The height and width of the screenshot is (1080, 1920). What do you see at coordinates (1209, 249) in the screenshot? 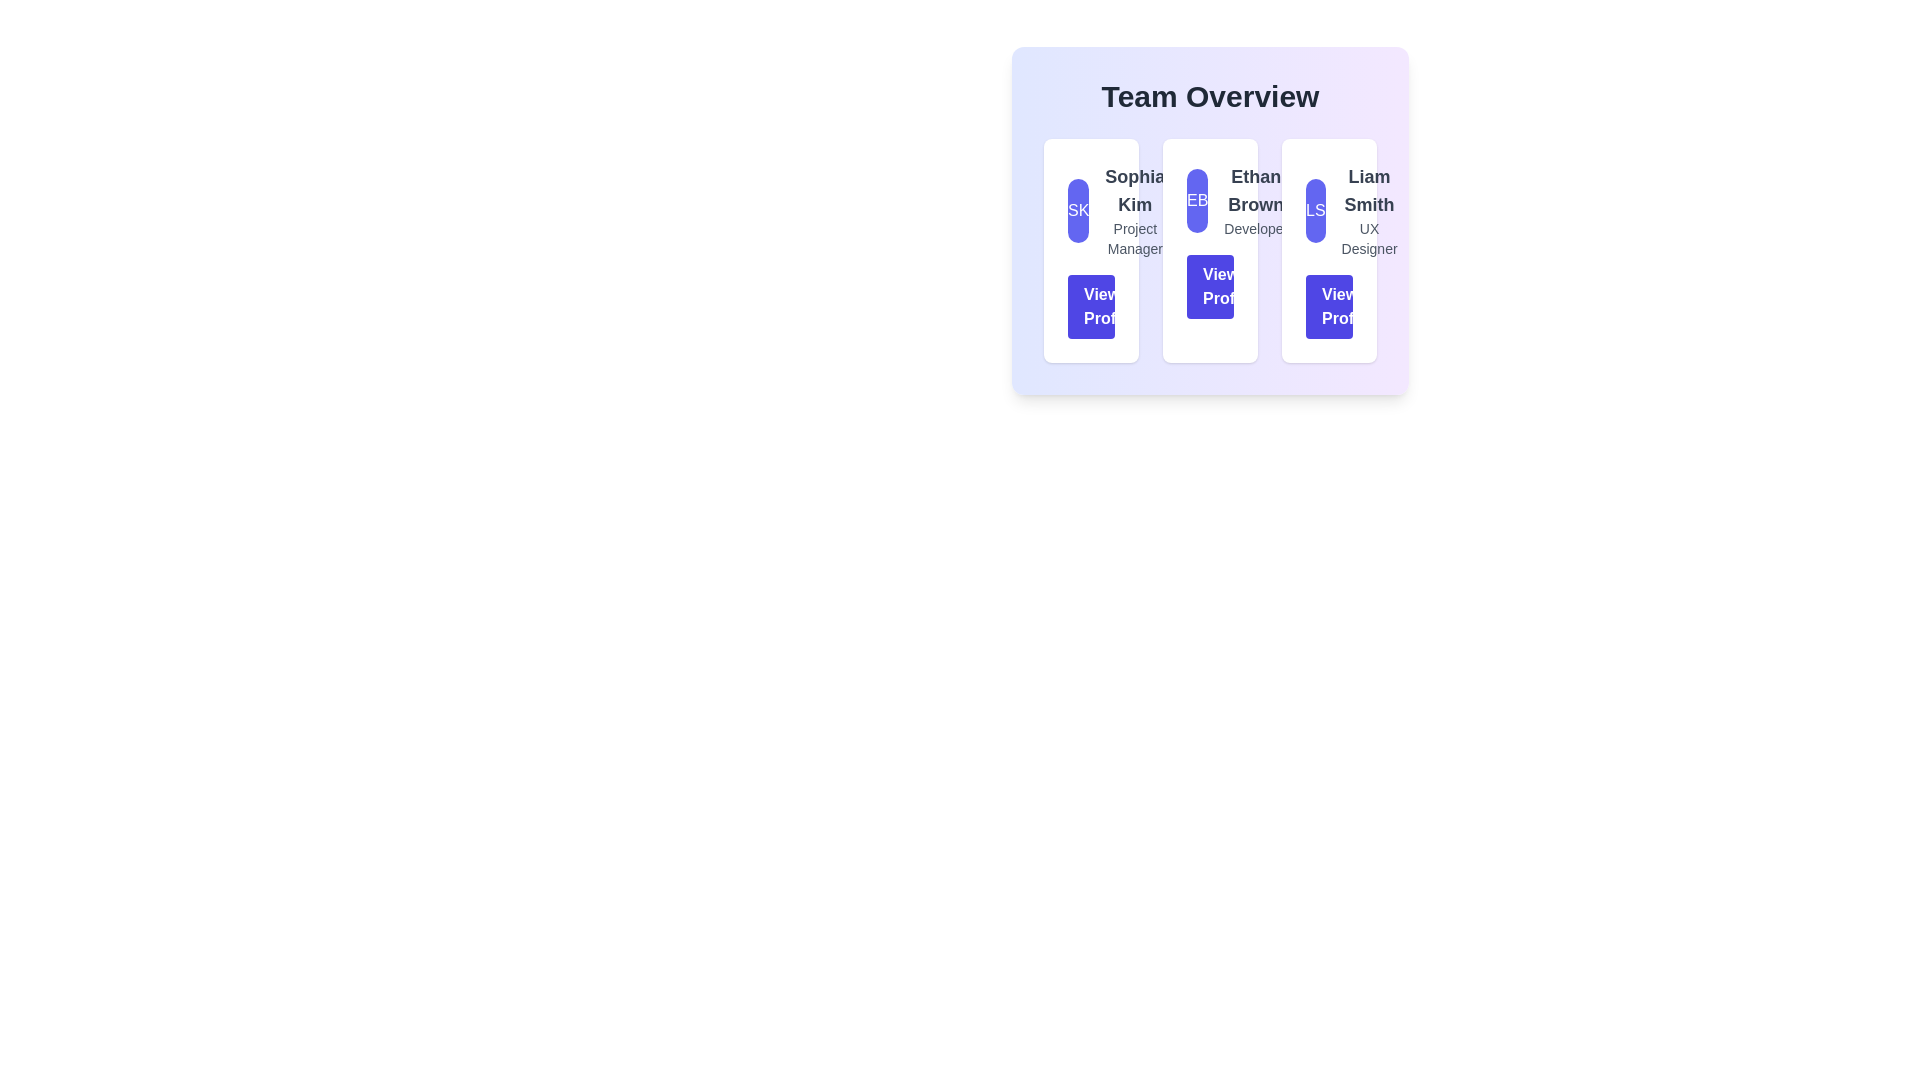
I see `the second card in the 'Team Overview' section, which contains the initials 'EB' in a rounded, indigo-colored circle, to possibly reveal additional information or animations` at bounding box center [1209, 249].